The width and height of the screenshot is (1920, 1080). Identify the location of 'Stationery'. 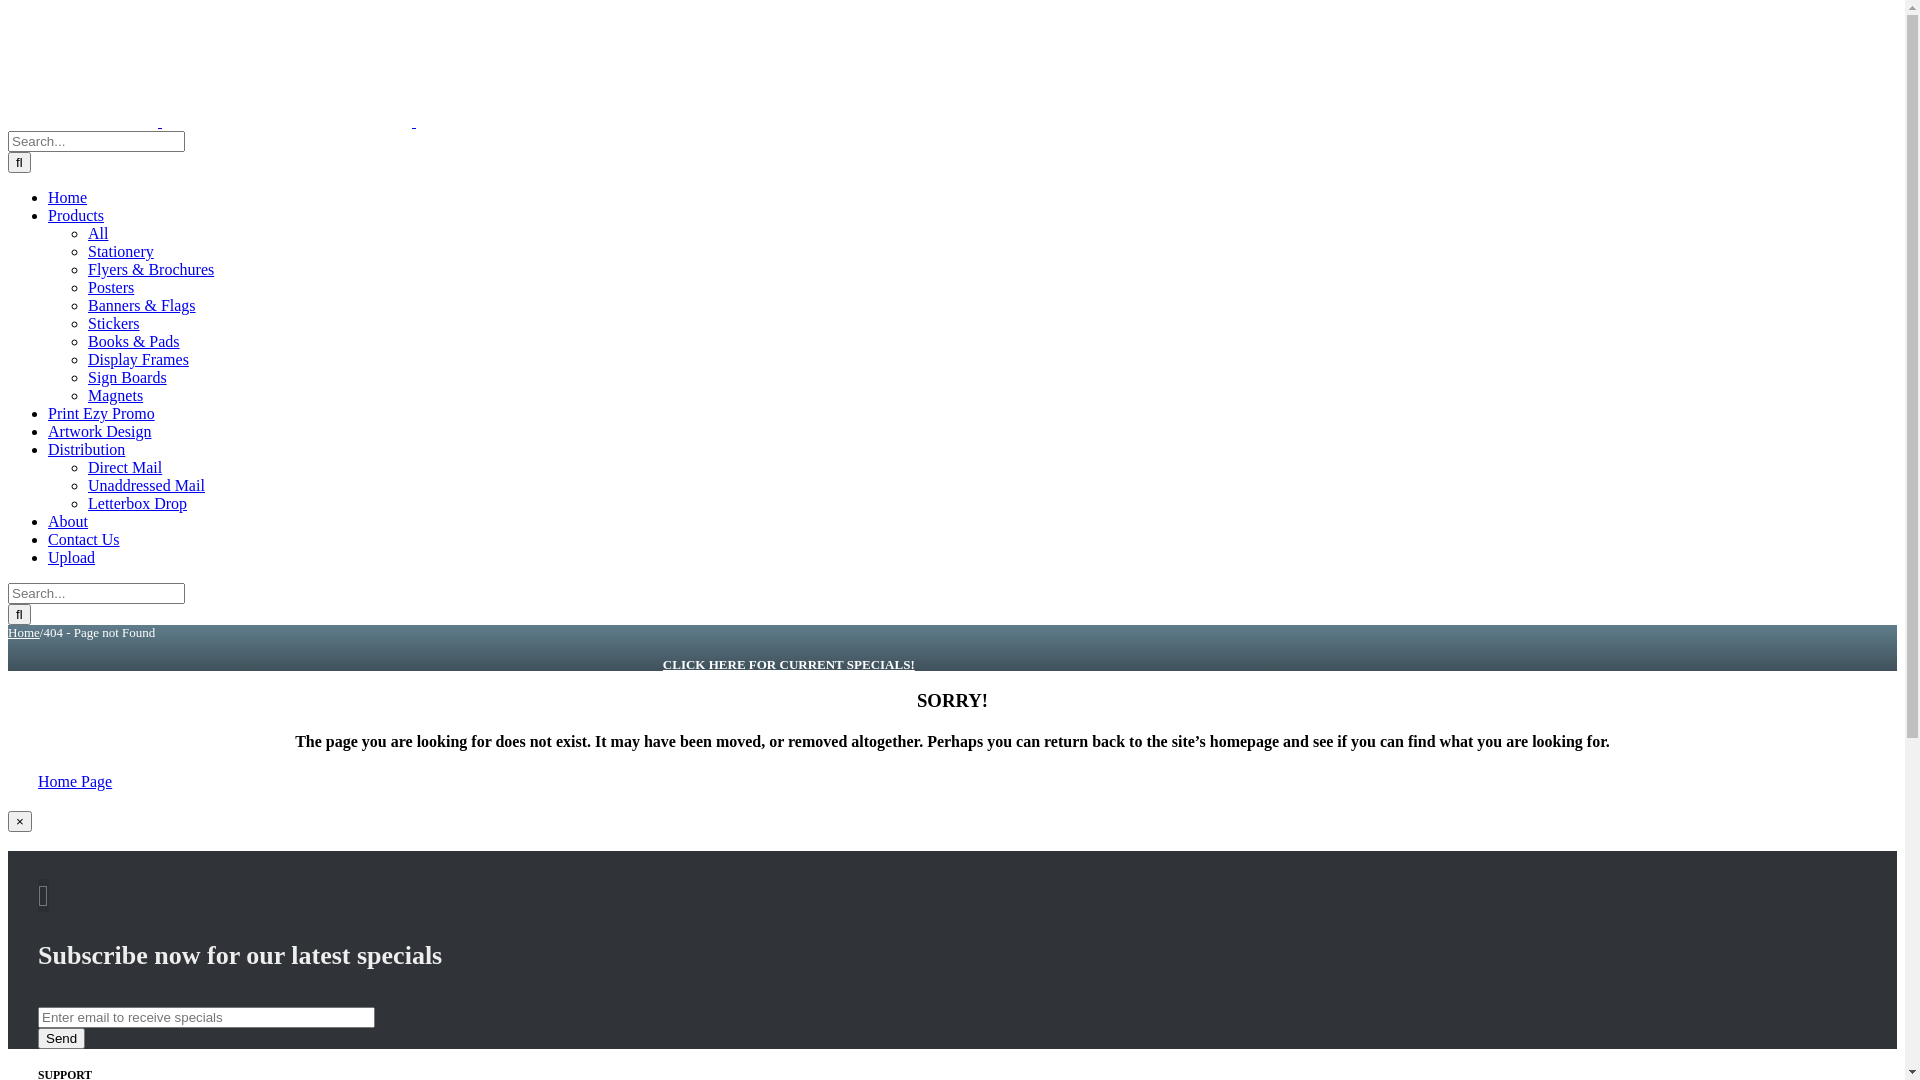
(119, 250).